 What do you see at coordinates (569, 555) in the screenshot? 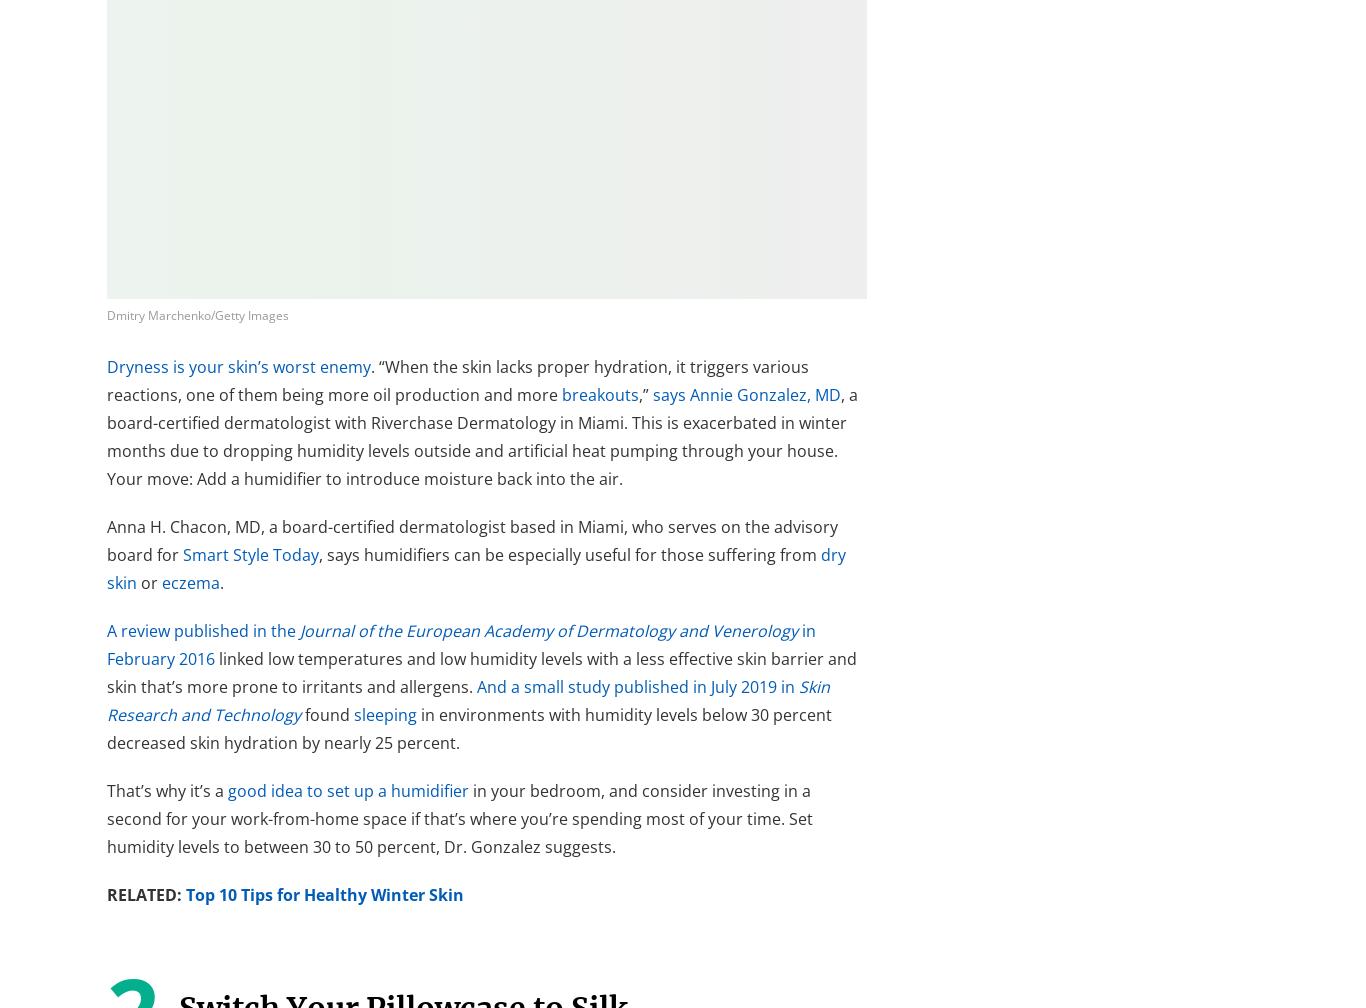
I see `', says humidifiers can be especially useful for those suffering from'` at bounding box center [569, 555].